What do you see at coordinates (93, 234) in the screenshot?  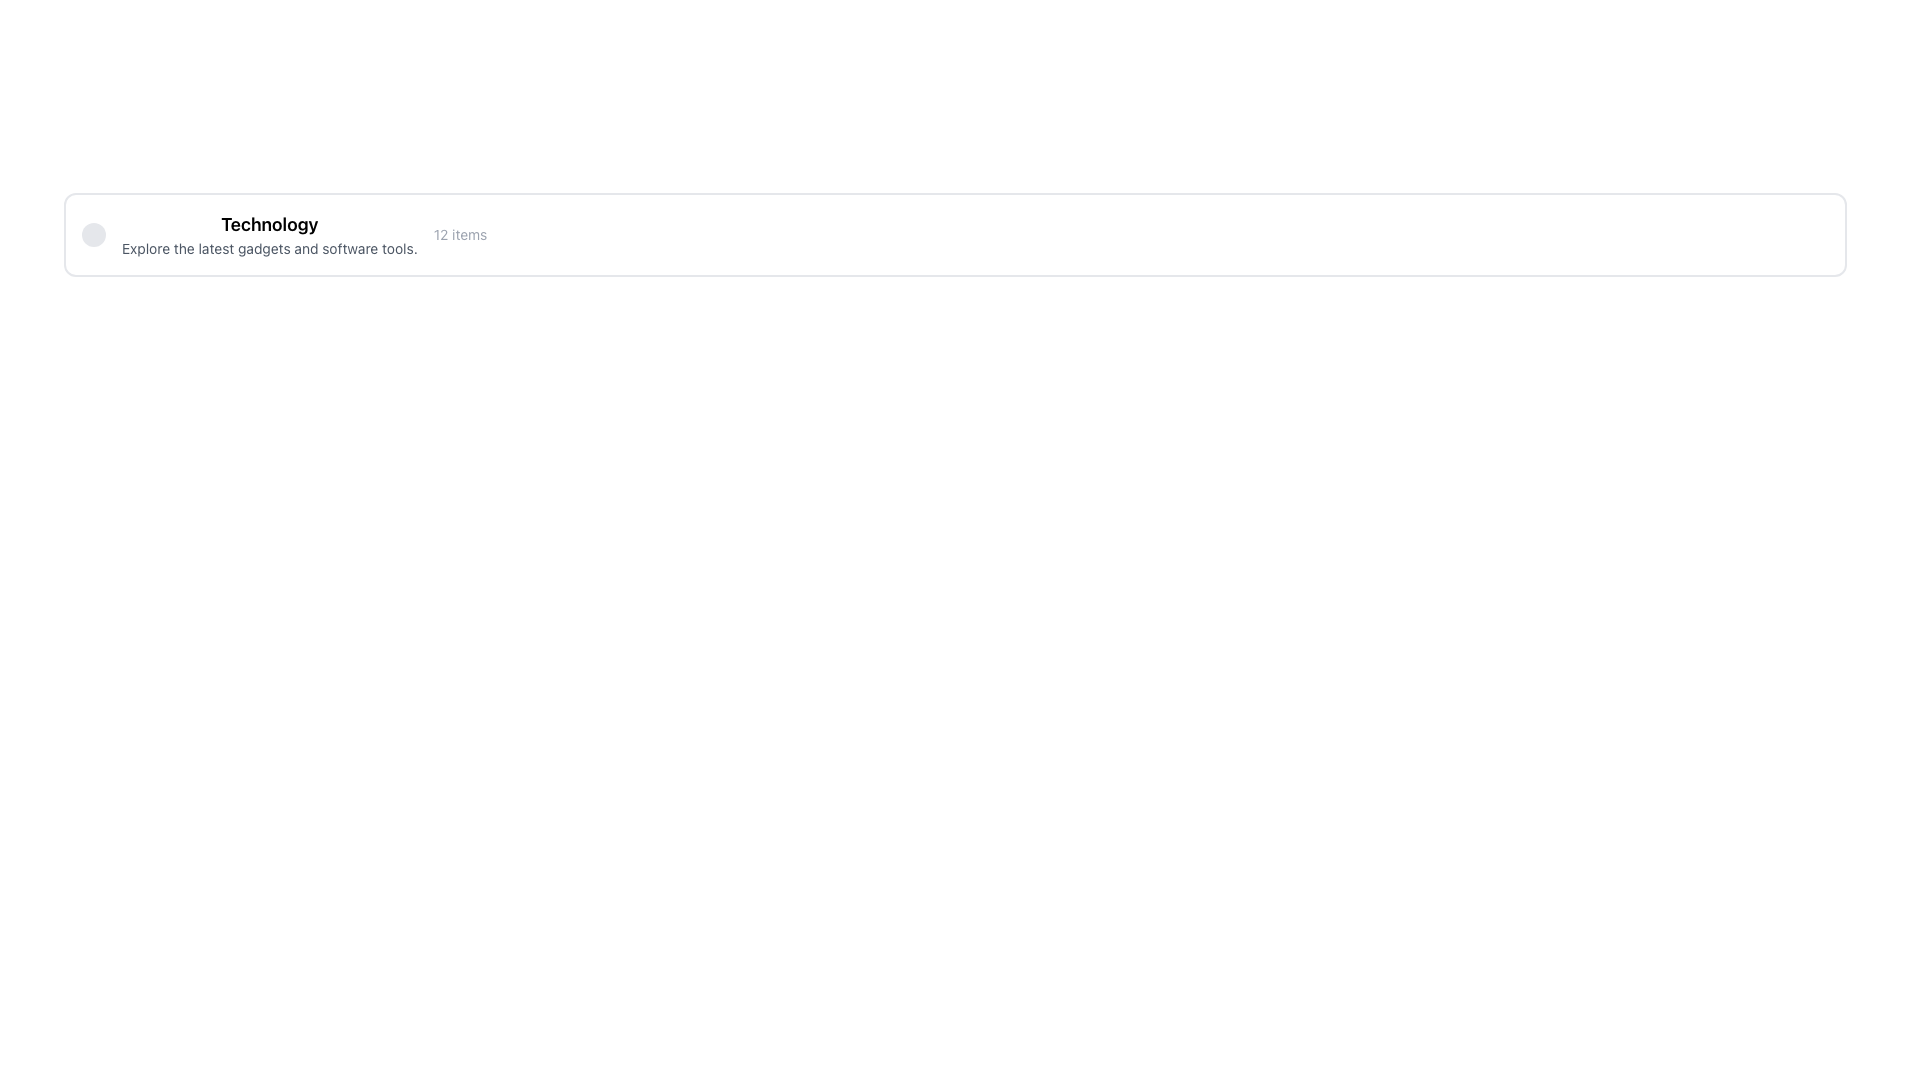 I see `the circular UI component with a gray background located at the far-left side of the card containing 'Technology', a description, and a counter labeled '12 items'` at bounding box center [93, 234].